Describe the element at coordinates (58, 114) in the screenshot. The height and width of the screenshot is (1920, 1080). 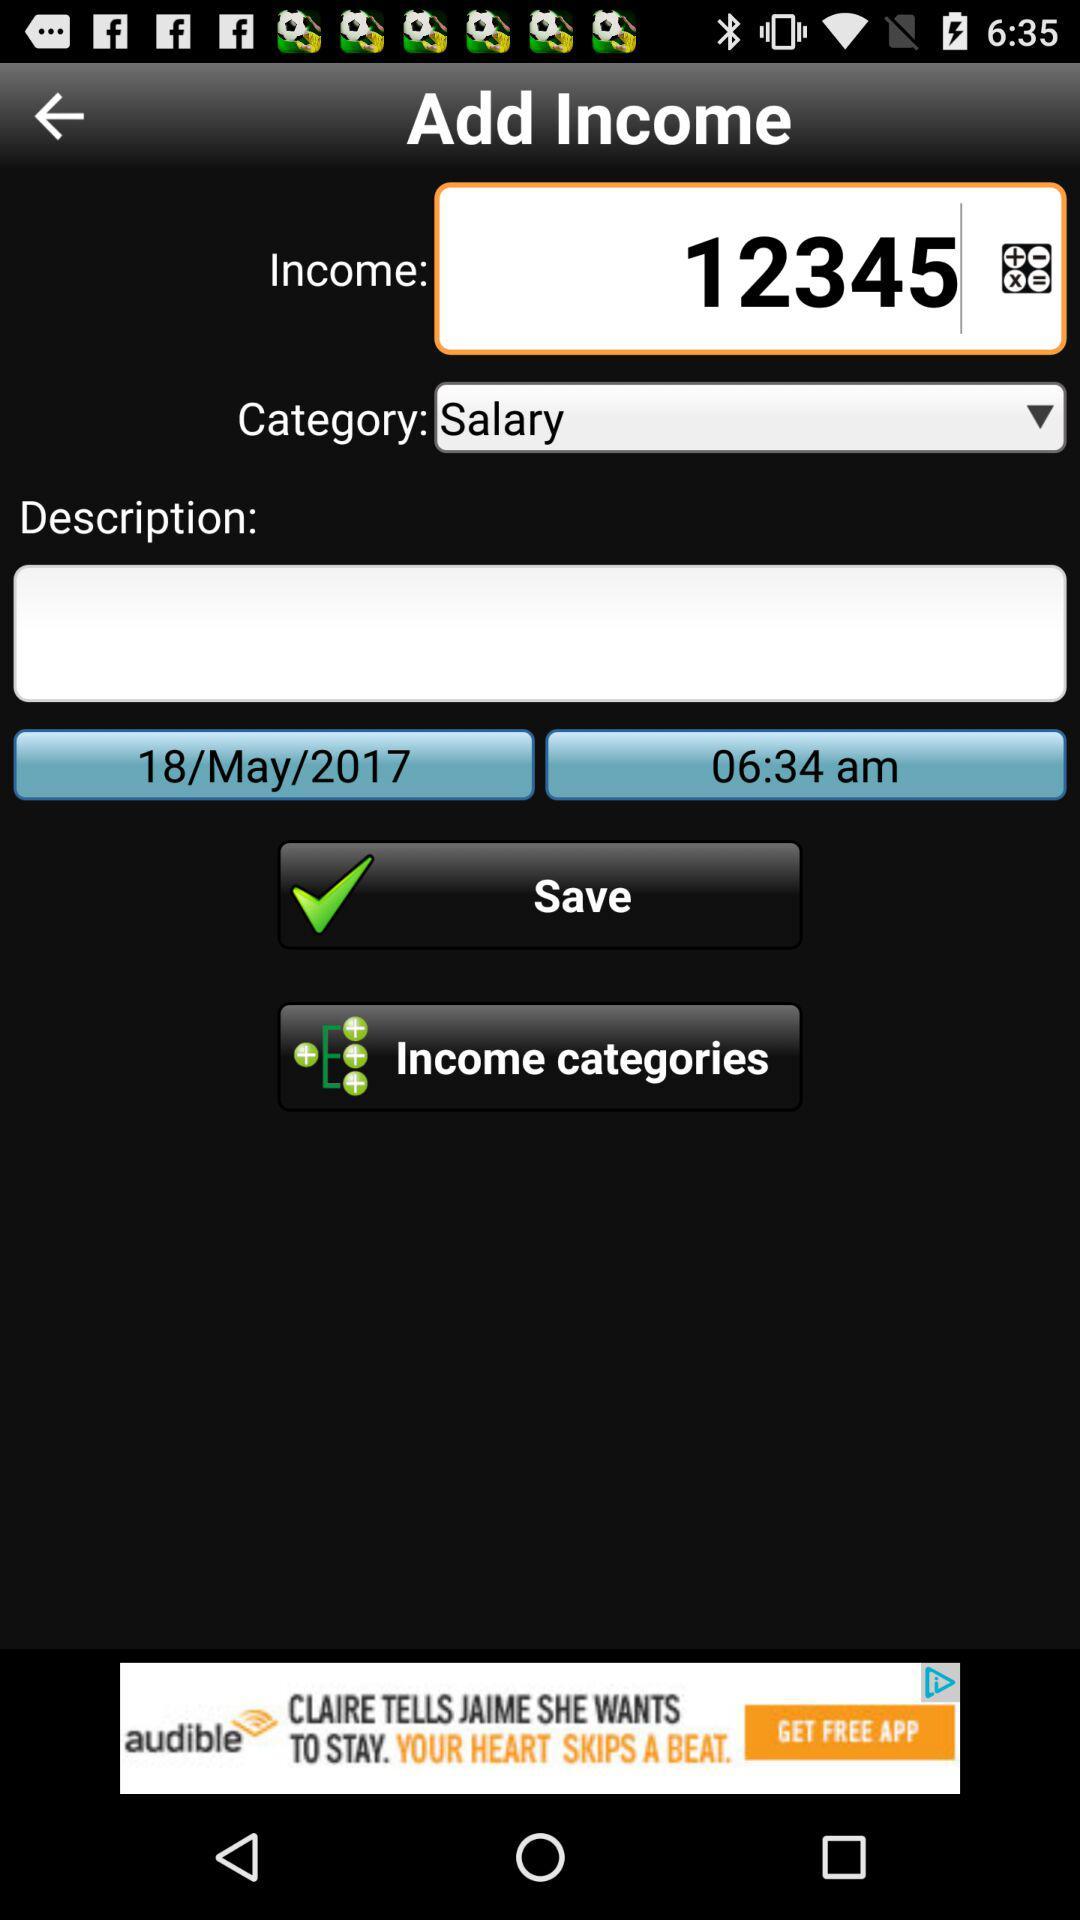
I see `go back` at that location.